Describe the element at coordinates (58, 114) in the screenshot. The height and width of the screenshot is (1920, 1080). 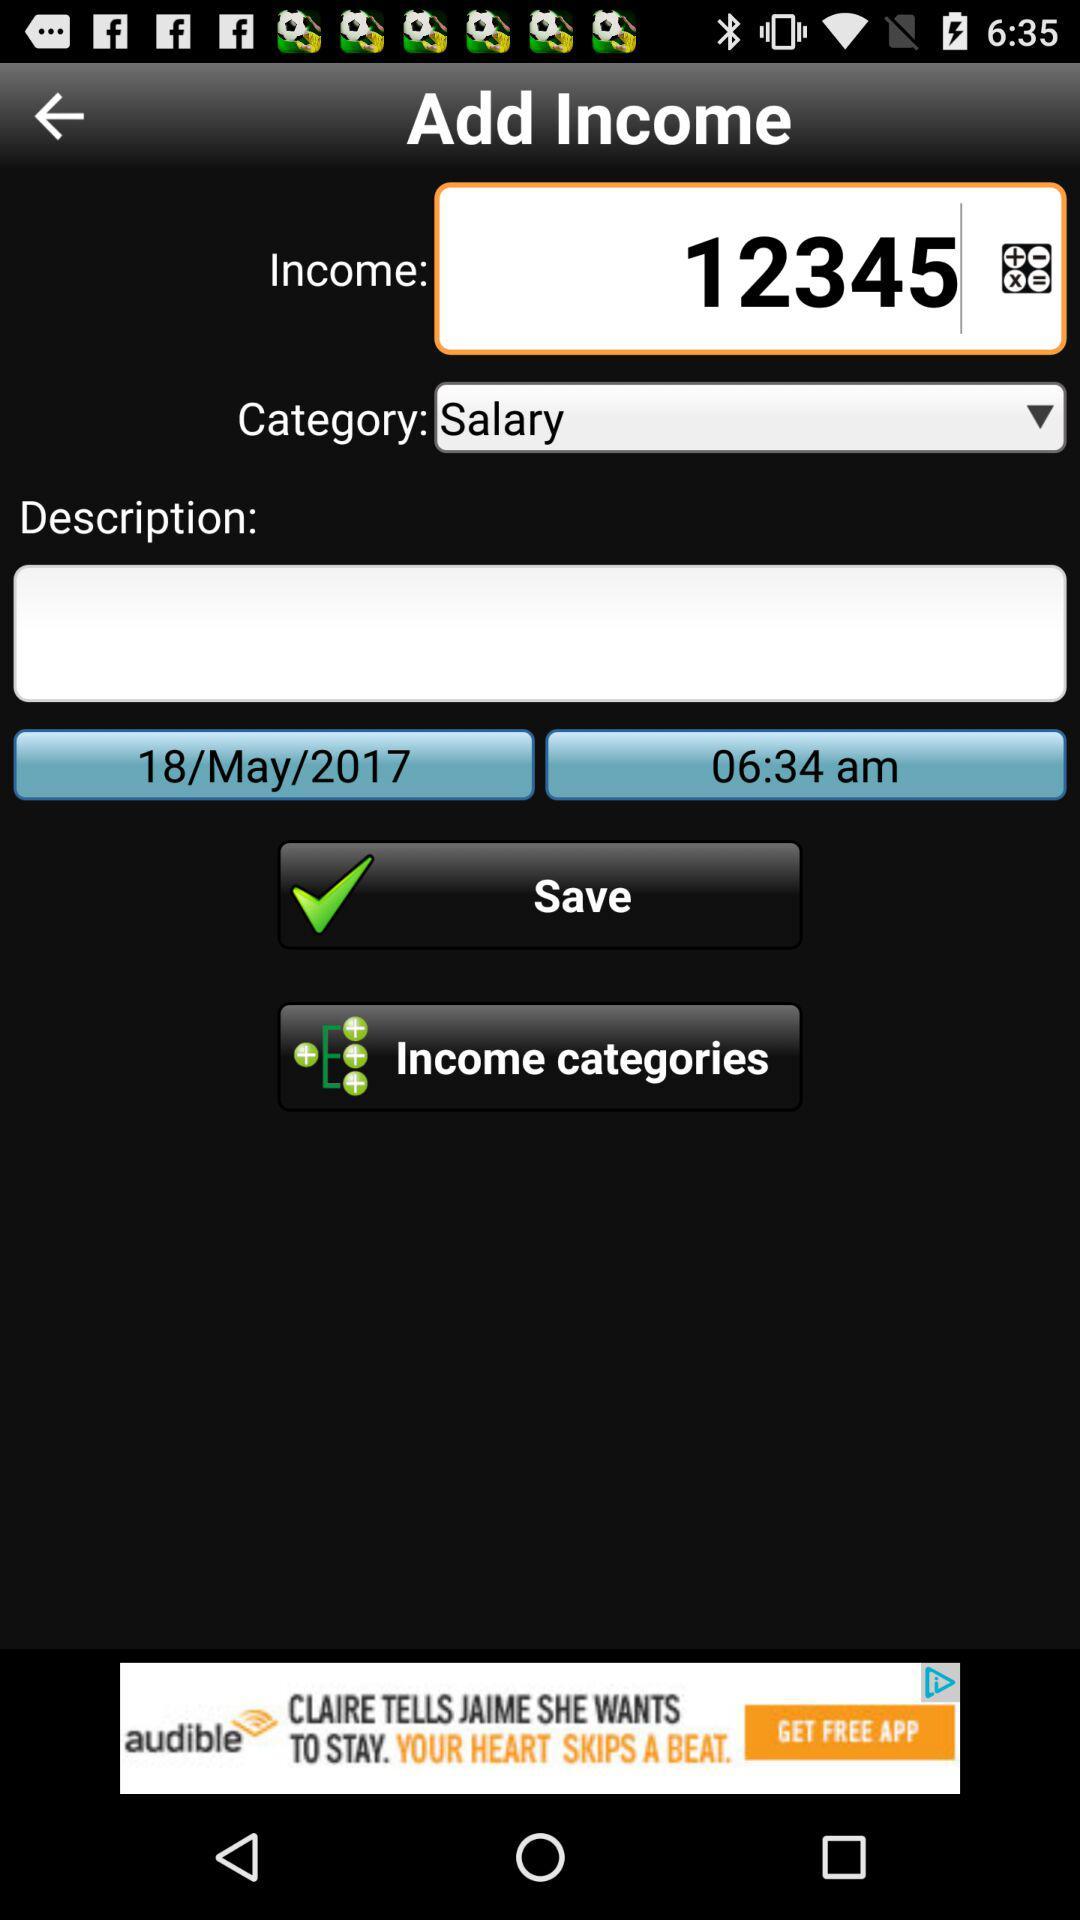
I see `go back` at that location.